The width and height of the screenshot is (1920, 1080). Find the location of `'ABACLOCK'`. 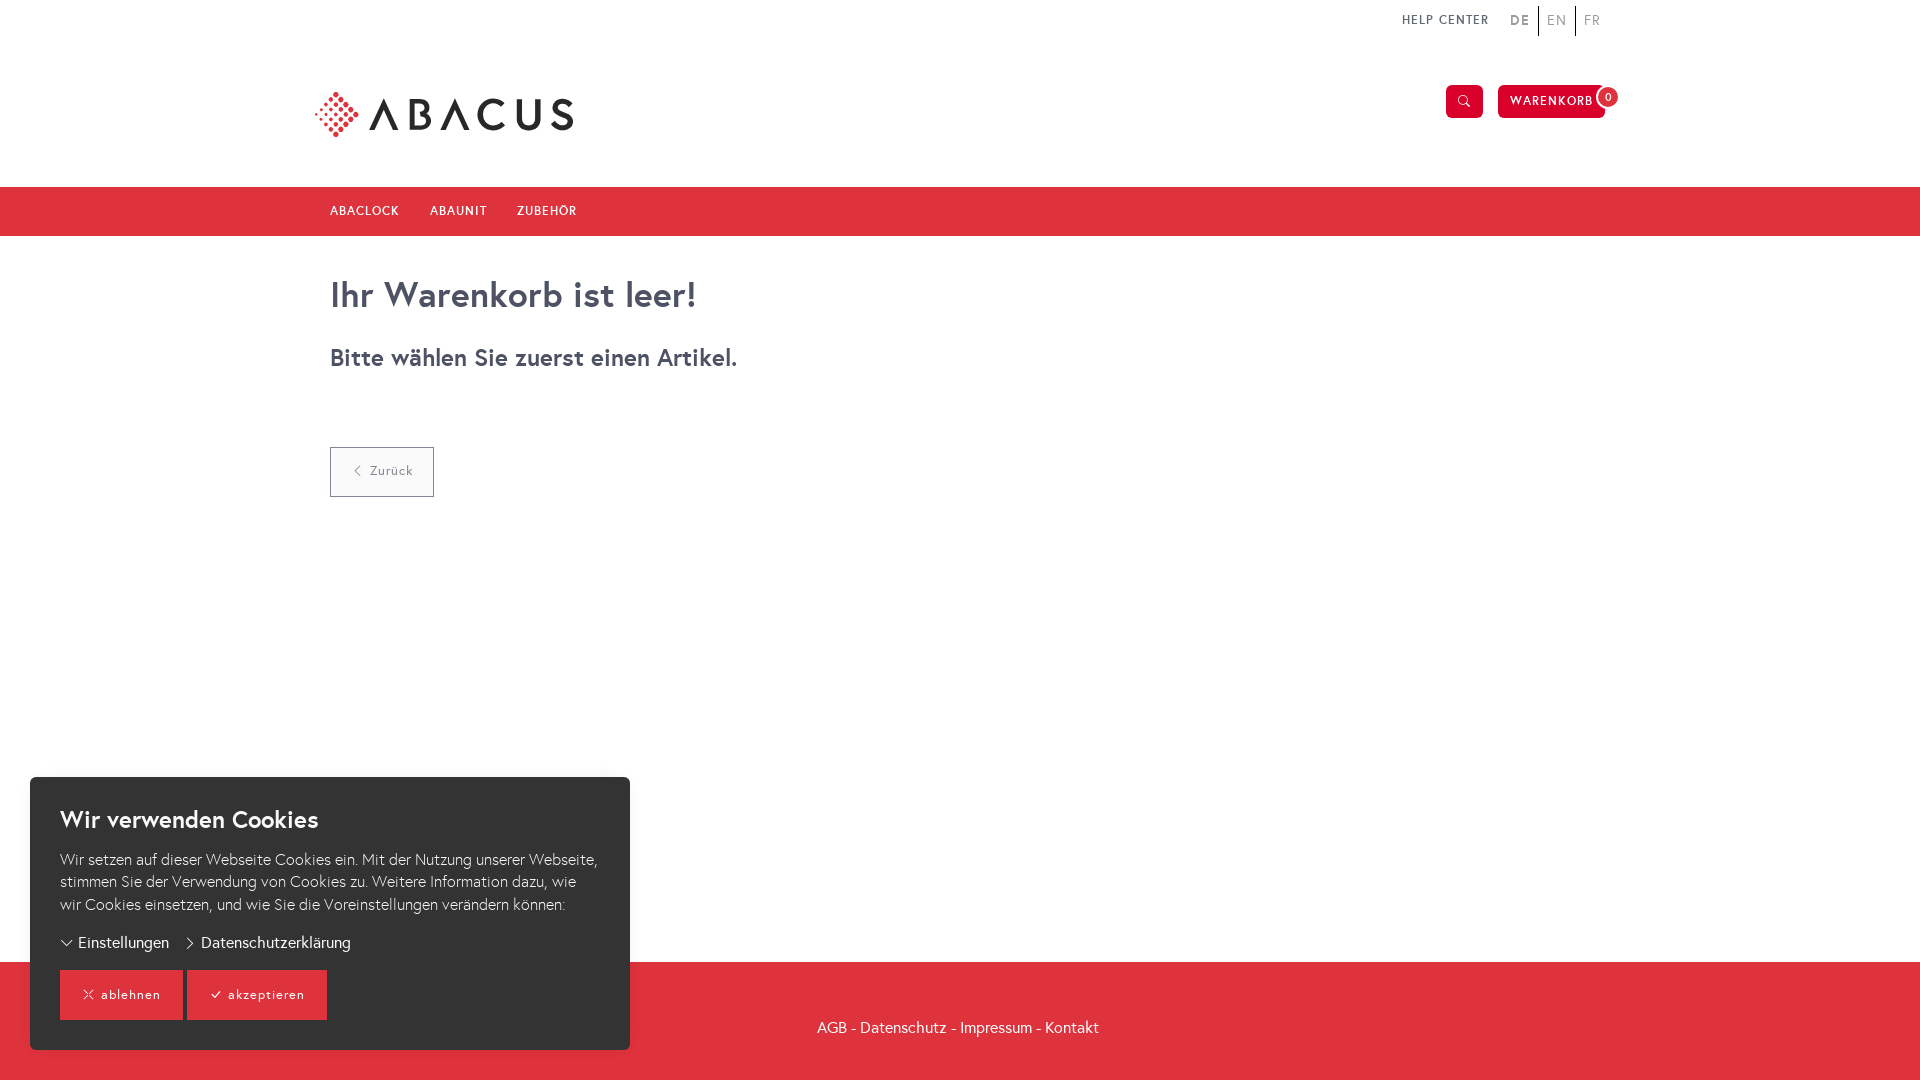

'ABACLOCK' is located at coordinates (364, 211).